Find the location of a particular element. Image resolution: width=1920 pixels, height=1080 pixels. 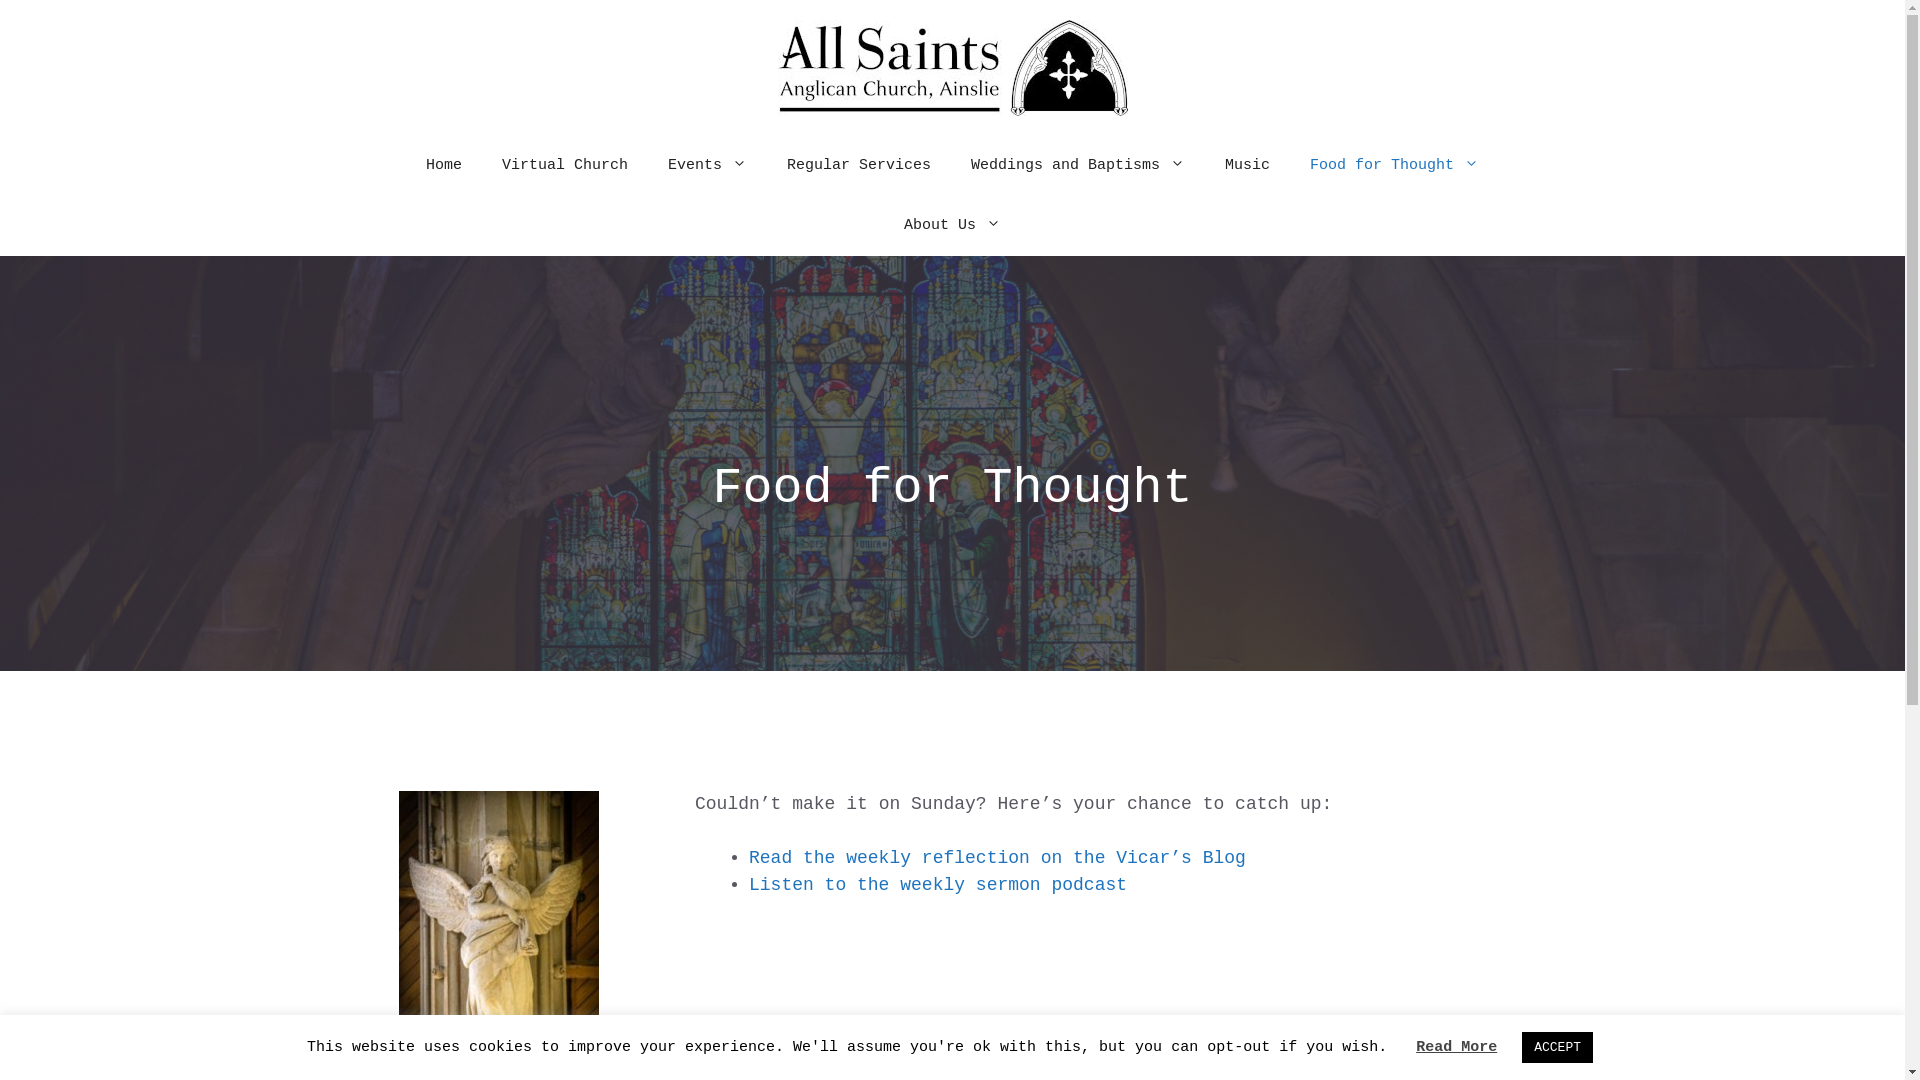

'Listen to the weekly sermon podcast' is located at coordinates (936, 883).